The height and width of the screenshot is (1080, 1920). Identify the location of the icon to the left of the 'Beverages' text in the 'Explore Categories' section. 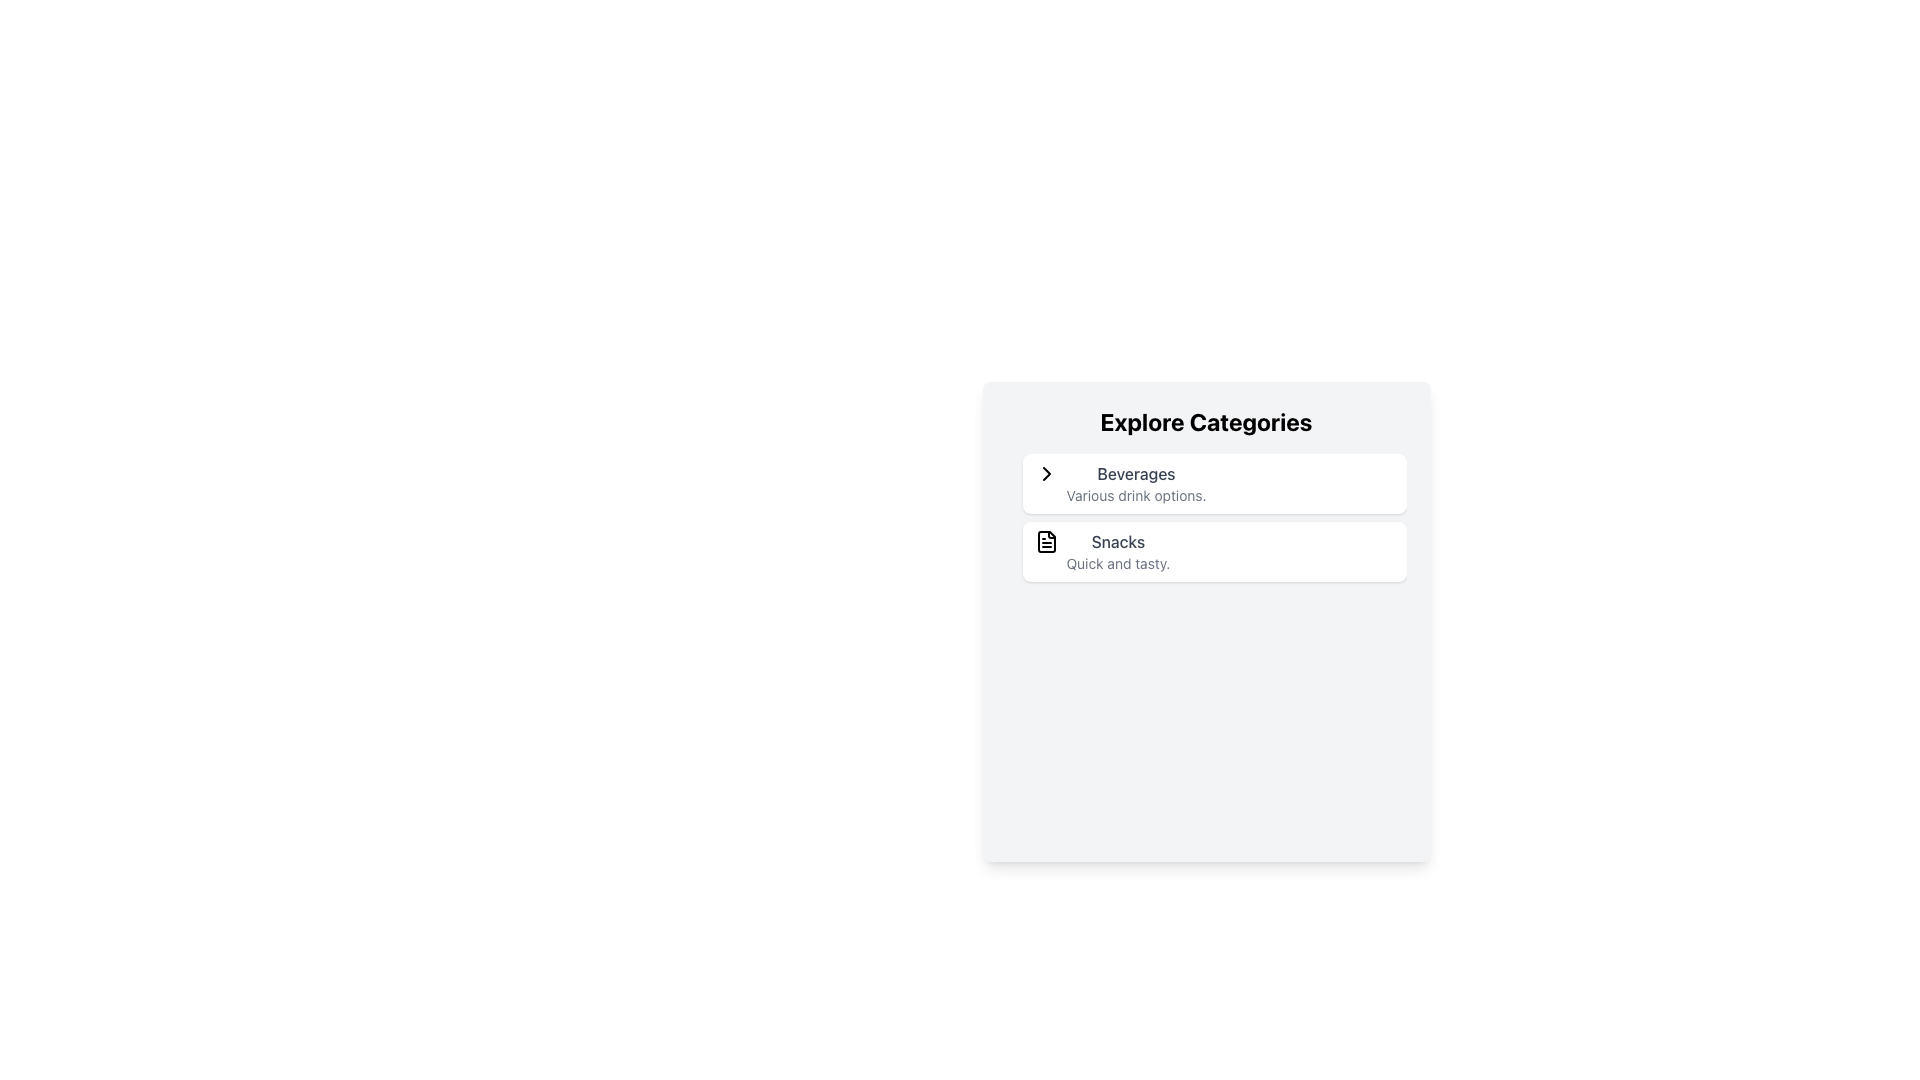
(1045, 474).